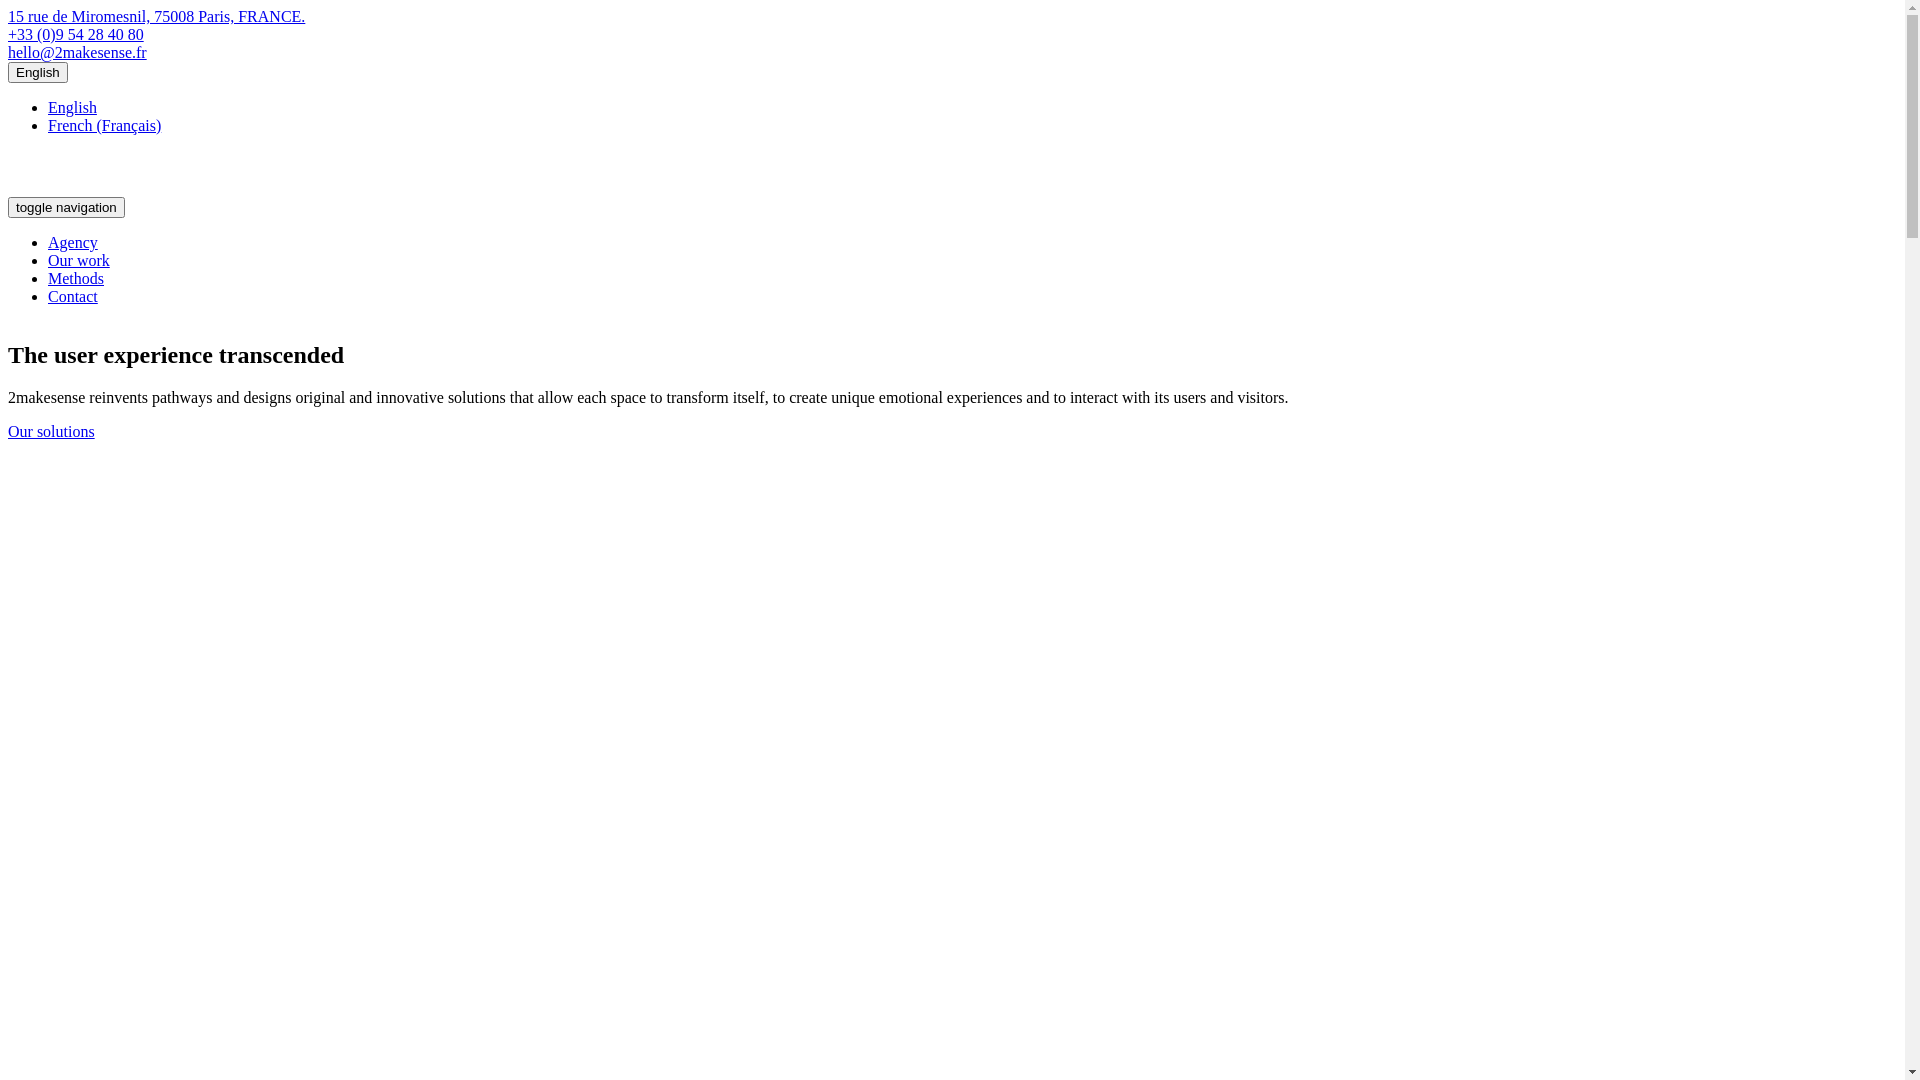 Image resolution: width=1920 pixels, height=1080 pixels. Describe the element at coordinates (76, 34) in the screenshot. I see `'+33 (0)9 54 28 40 80'` at that location.